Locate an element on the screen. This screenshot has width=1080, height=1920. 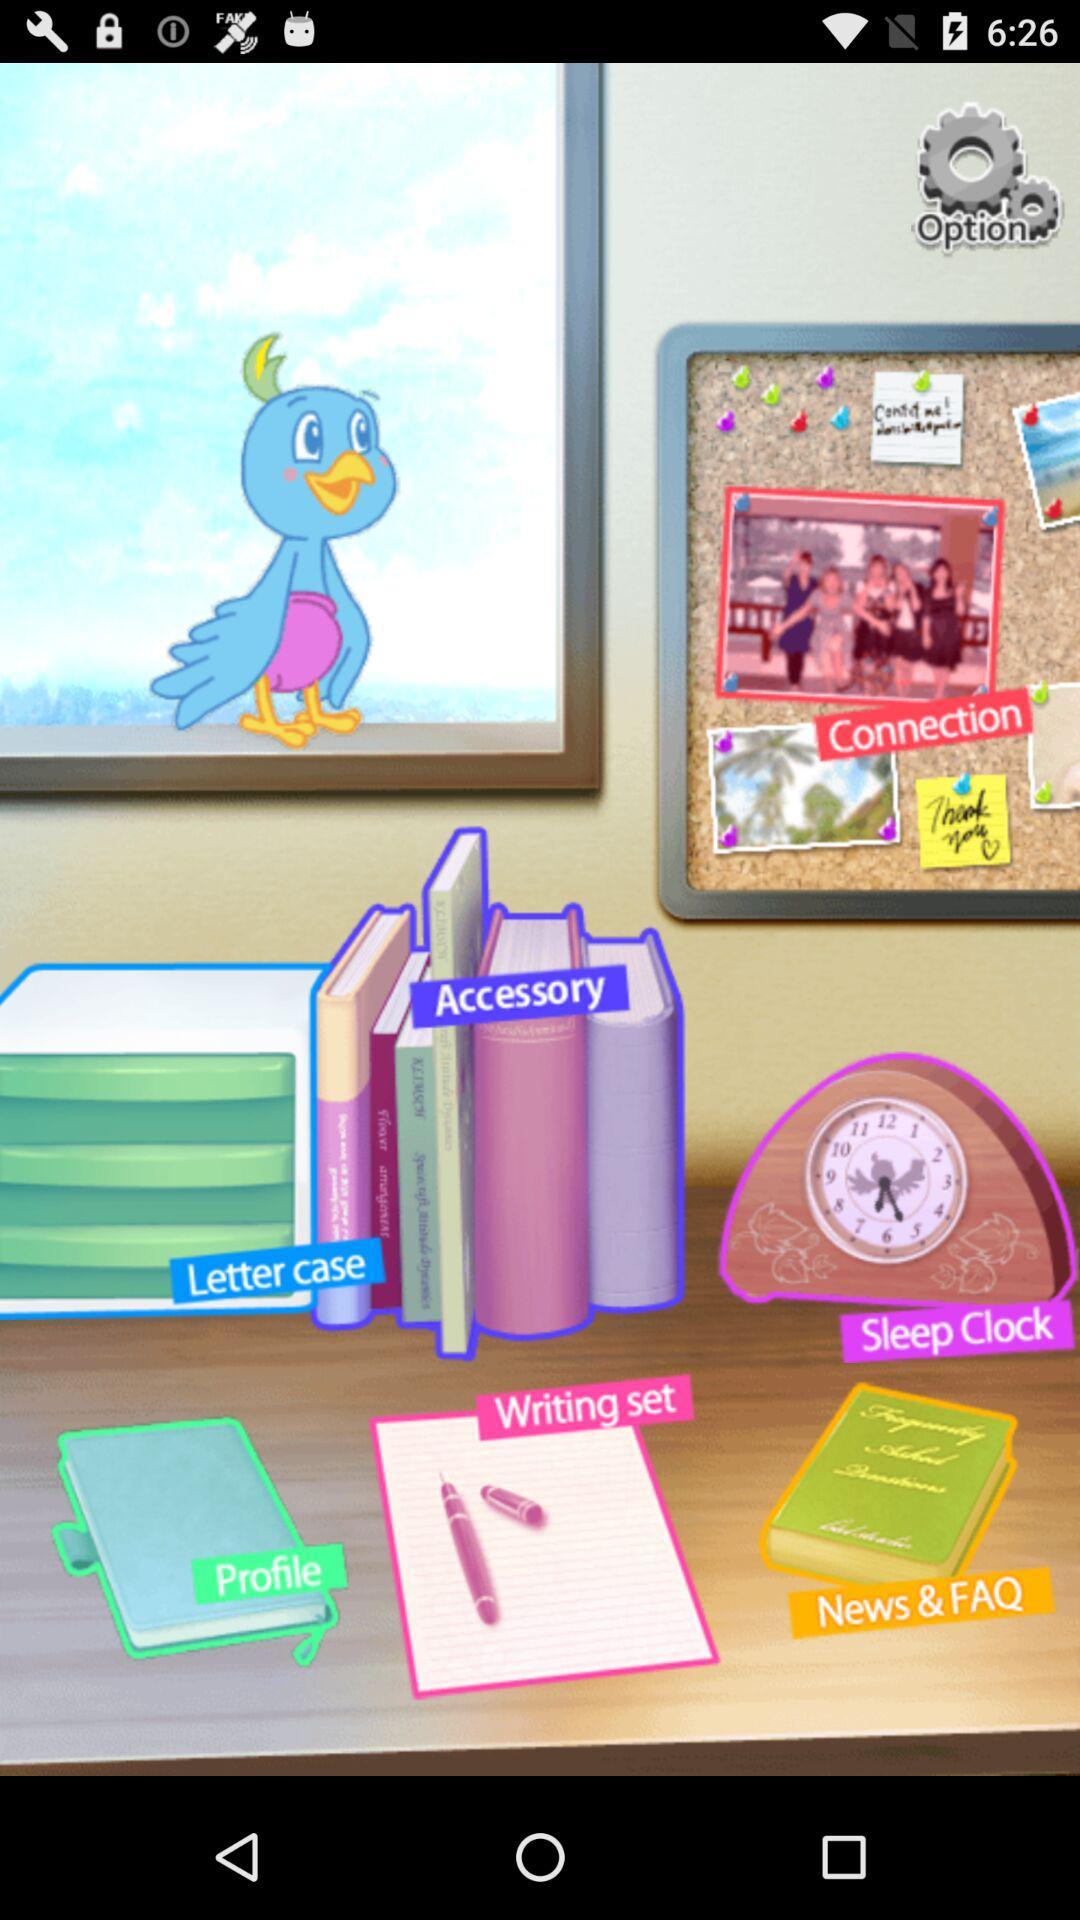
the button below accessory is located at coordinates (540, 1543).